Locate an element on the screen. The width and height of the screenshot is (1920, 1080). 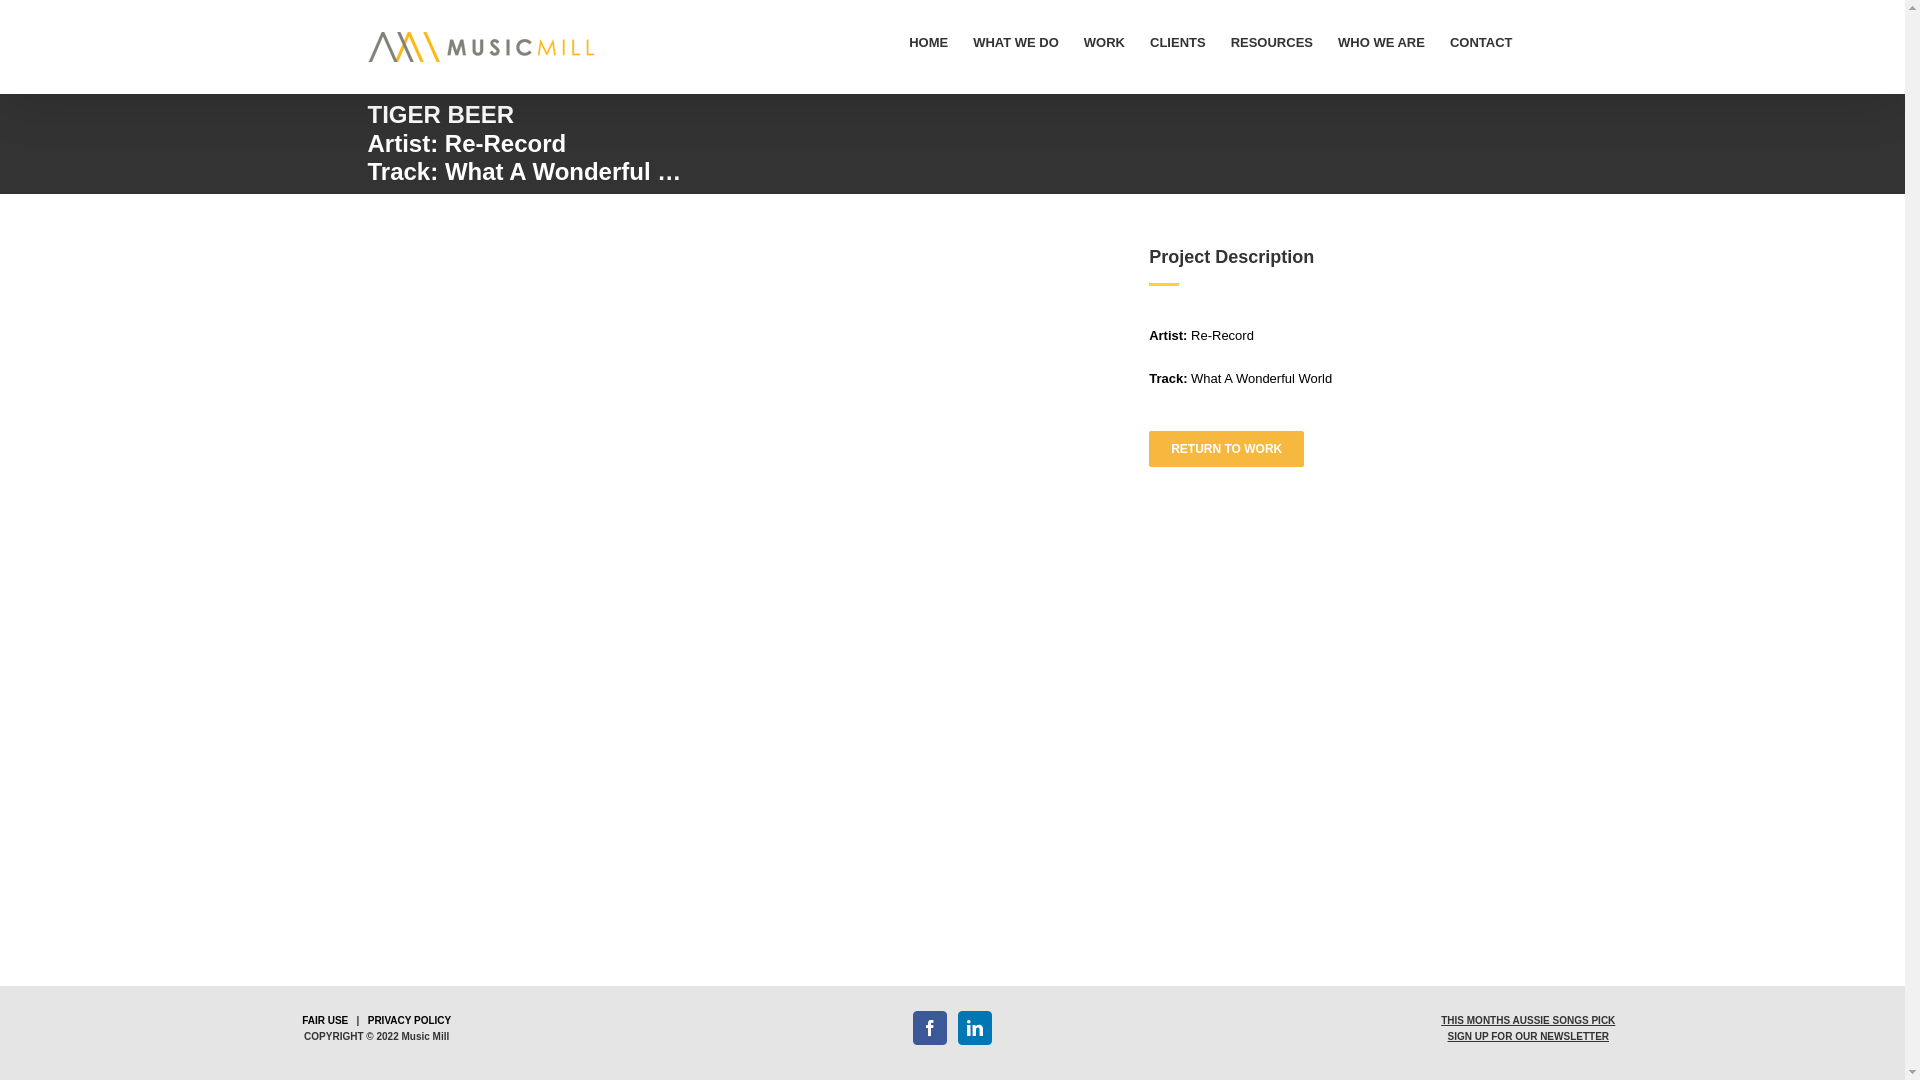
'RESOURCES' is located at coordinates (1271, 42).